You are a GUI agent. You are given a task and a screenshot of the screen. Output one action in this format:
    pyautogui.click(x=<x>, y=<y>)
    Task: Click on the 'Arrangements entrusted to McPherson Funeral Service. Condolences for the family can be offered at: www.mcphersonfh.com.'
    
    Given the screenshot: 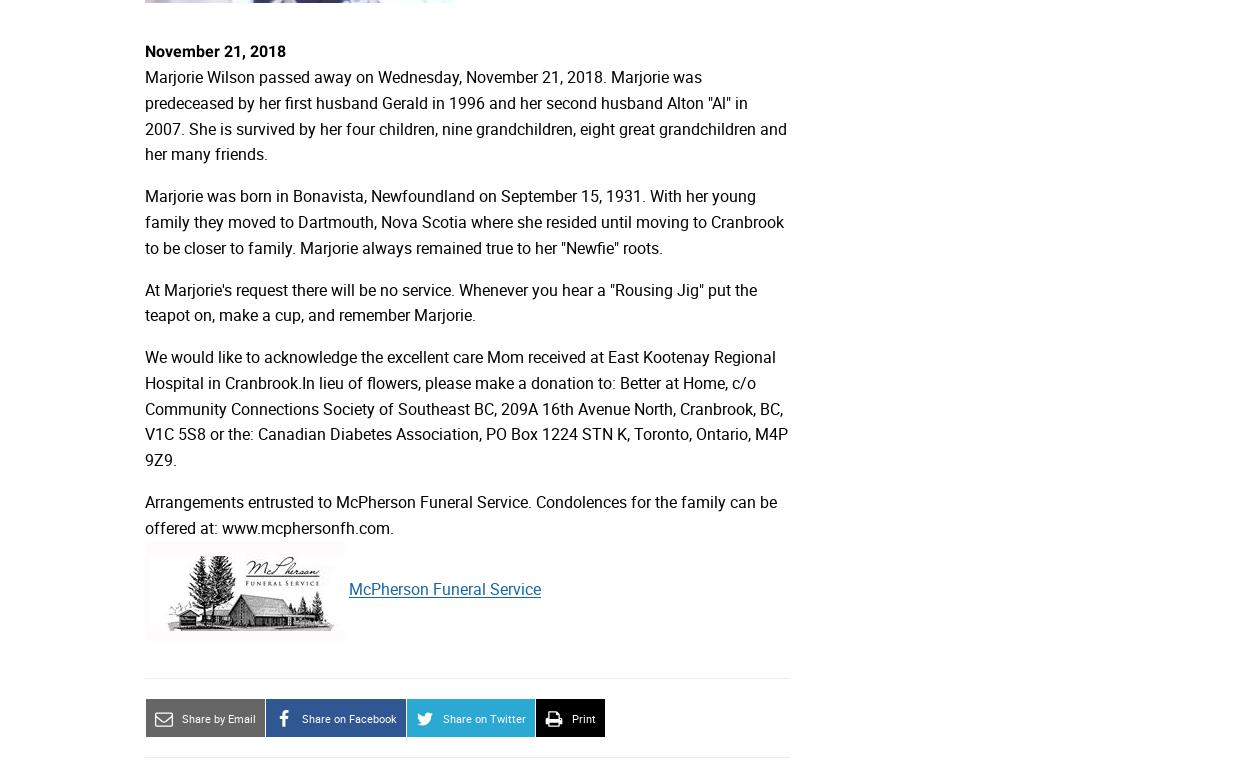 What is the action you would take?
    pyautogui.click(x=460, y=512)
    